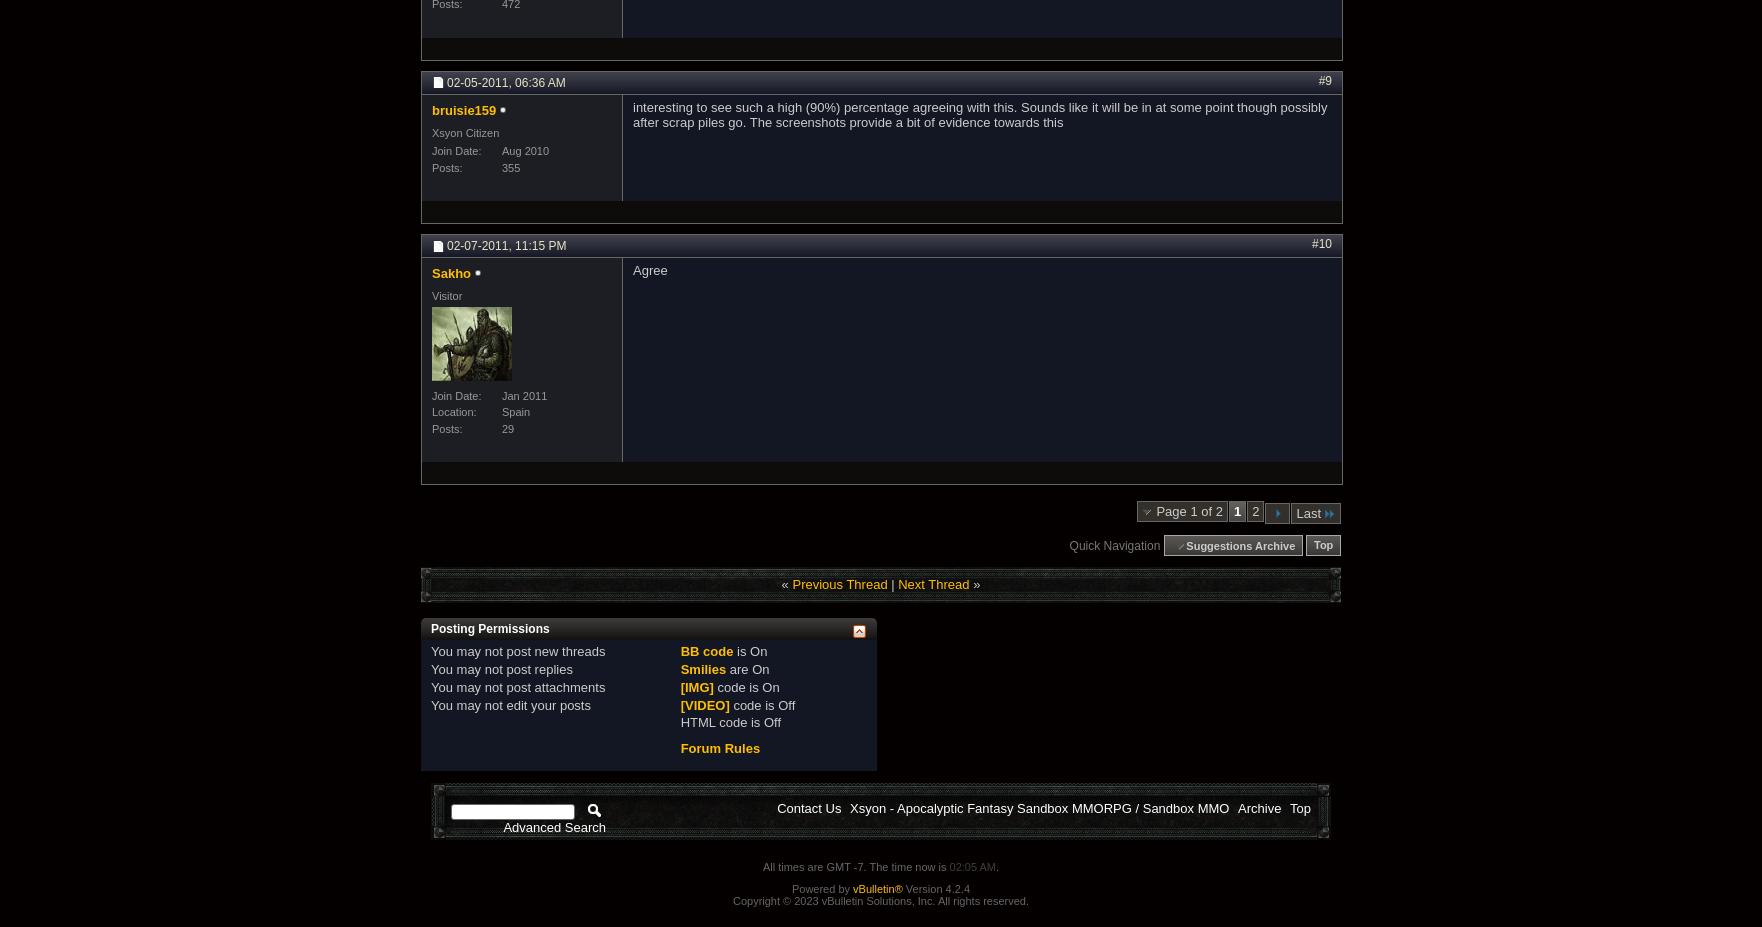 This screenshot has height=927, width=1762. I want to click on '2', so click(1255, 510).